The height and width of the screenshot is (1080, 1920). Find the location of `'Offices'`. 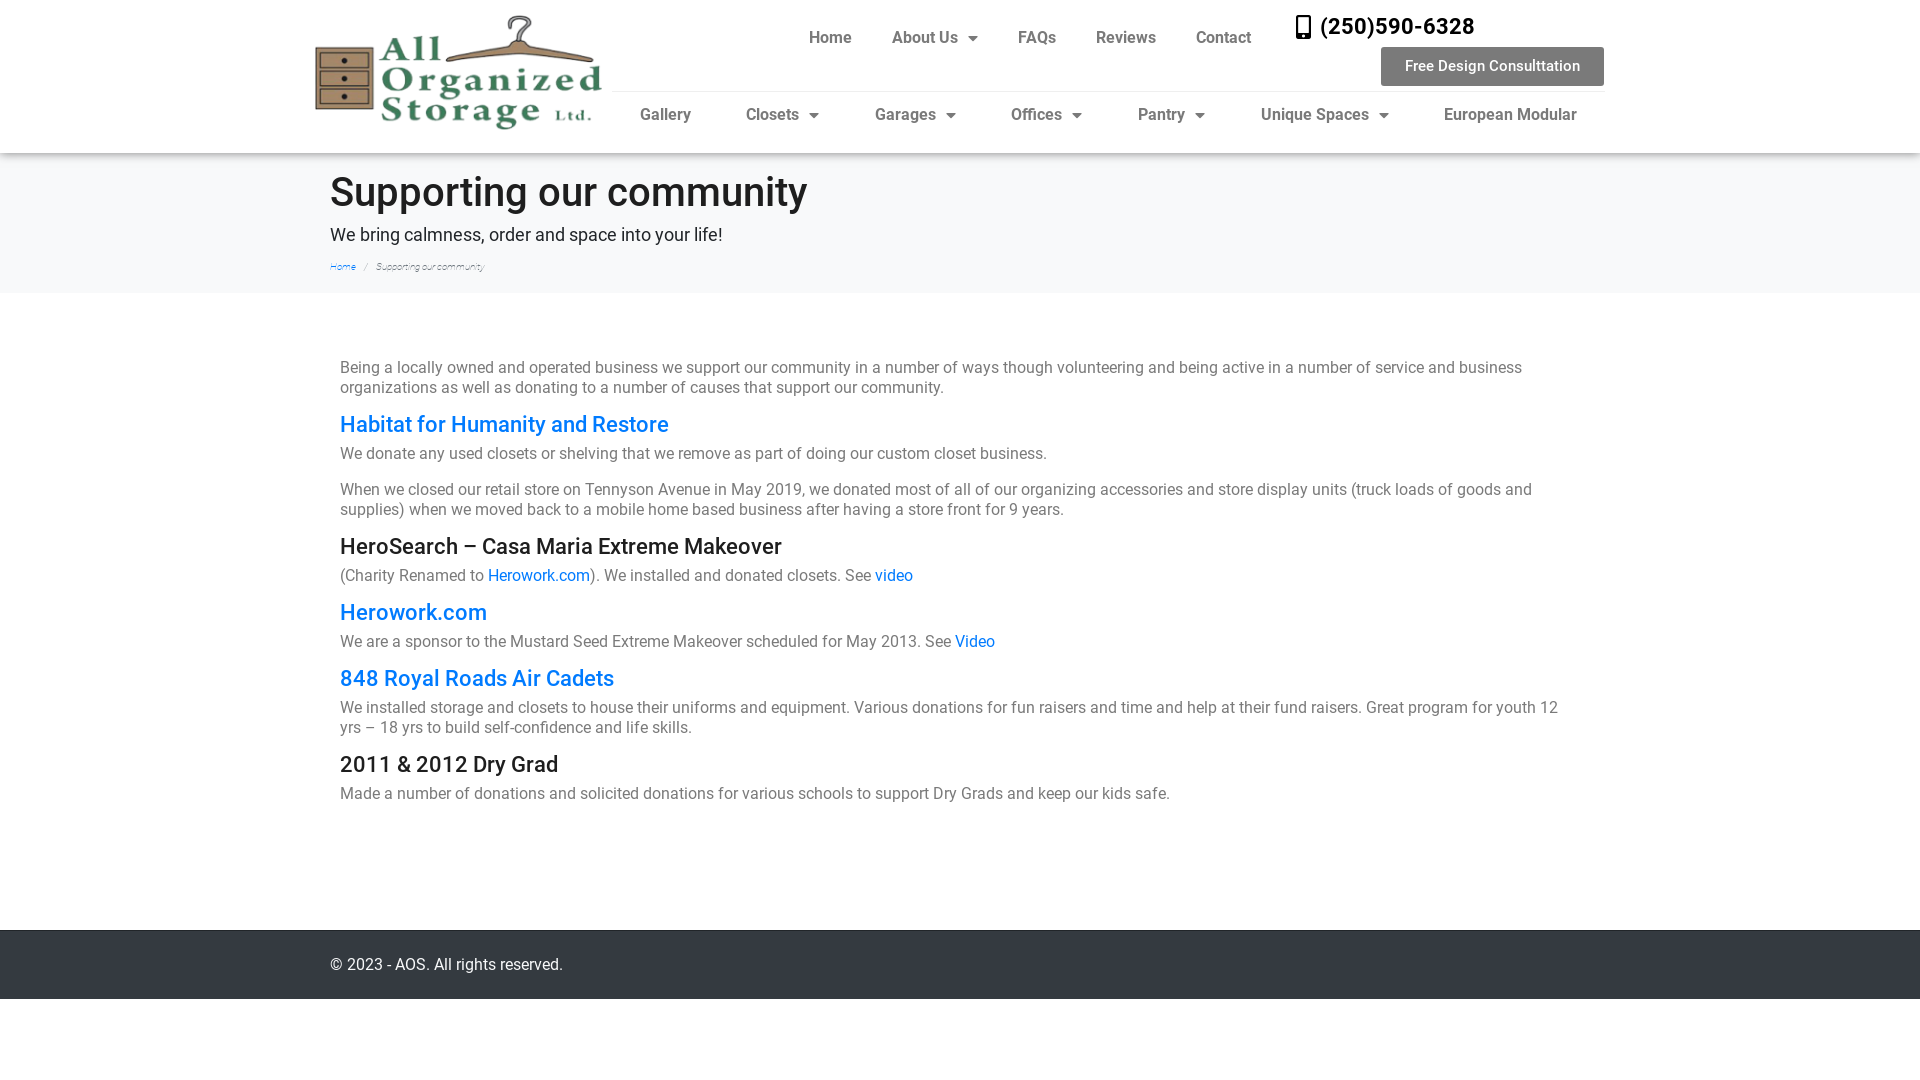

'Offices' is located at coordinates (983, 115).